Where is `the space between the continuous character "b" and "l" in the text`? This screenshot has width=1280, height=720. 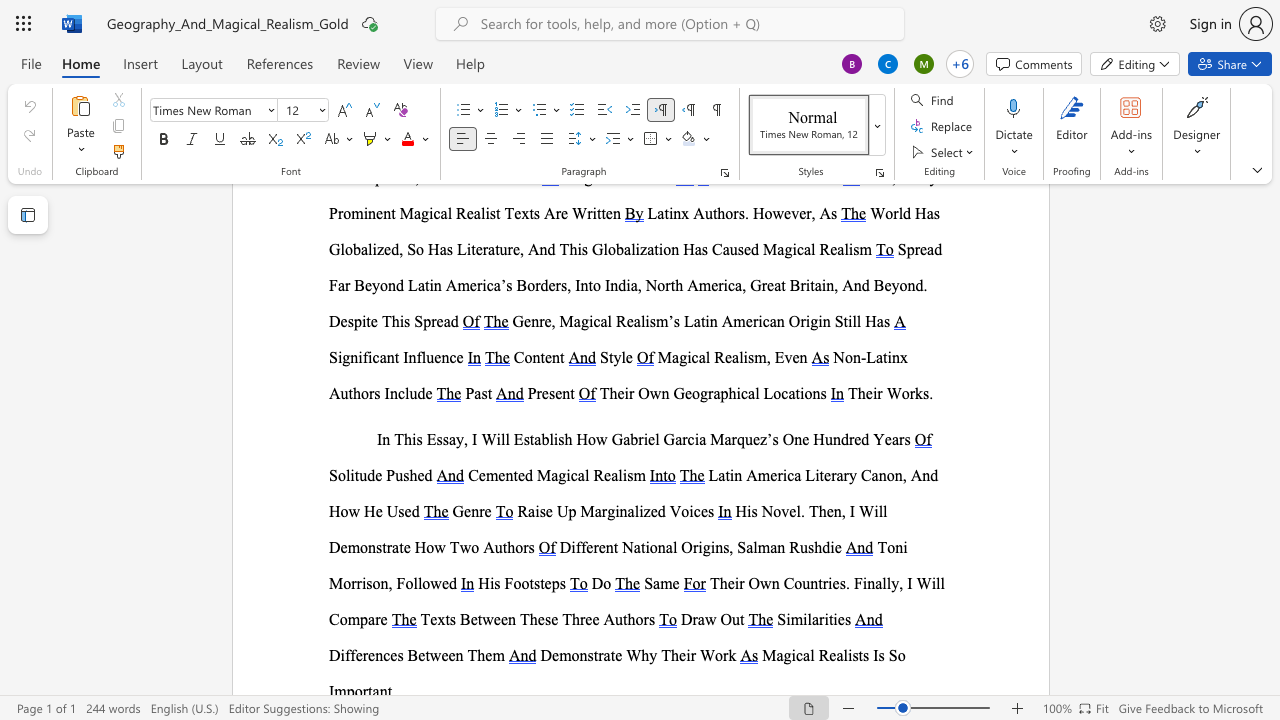
the space between the continuous character "b" and "l" in the text is located at coordinates (548, 438).